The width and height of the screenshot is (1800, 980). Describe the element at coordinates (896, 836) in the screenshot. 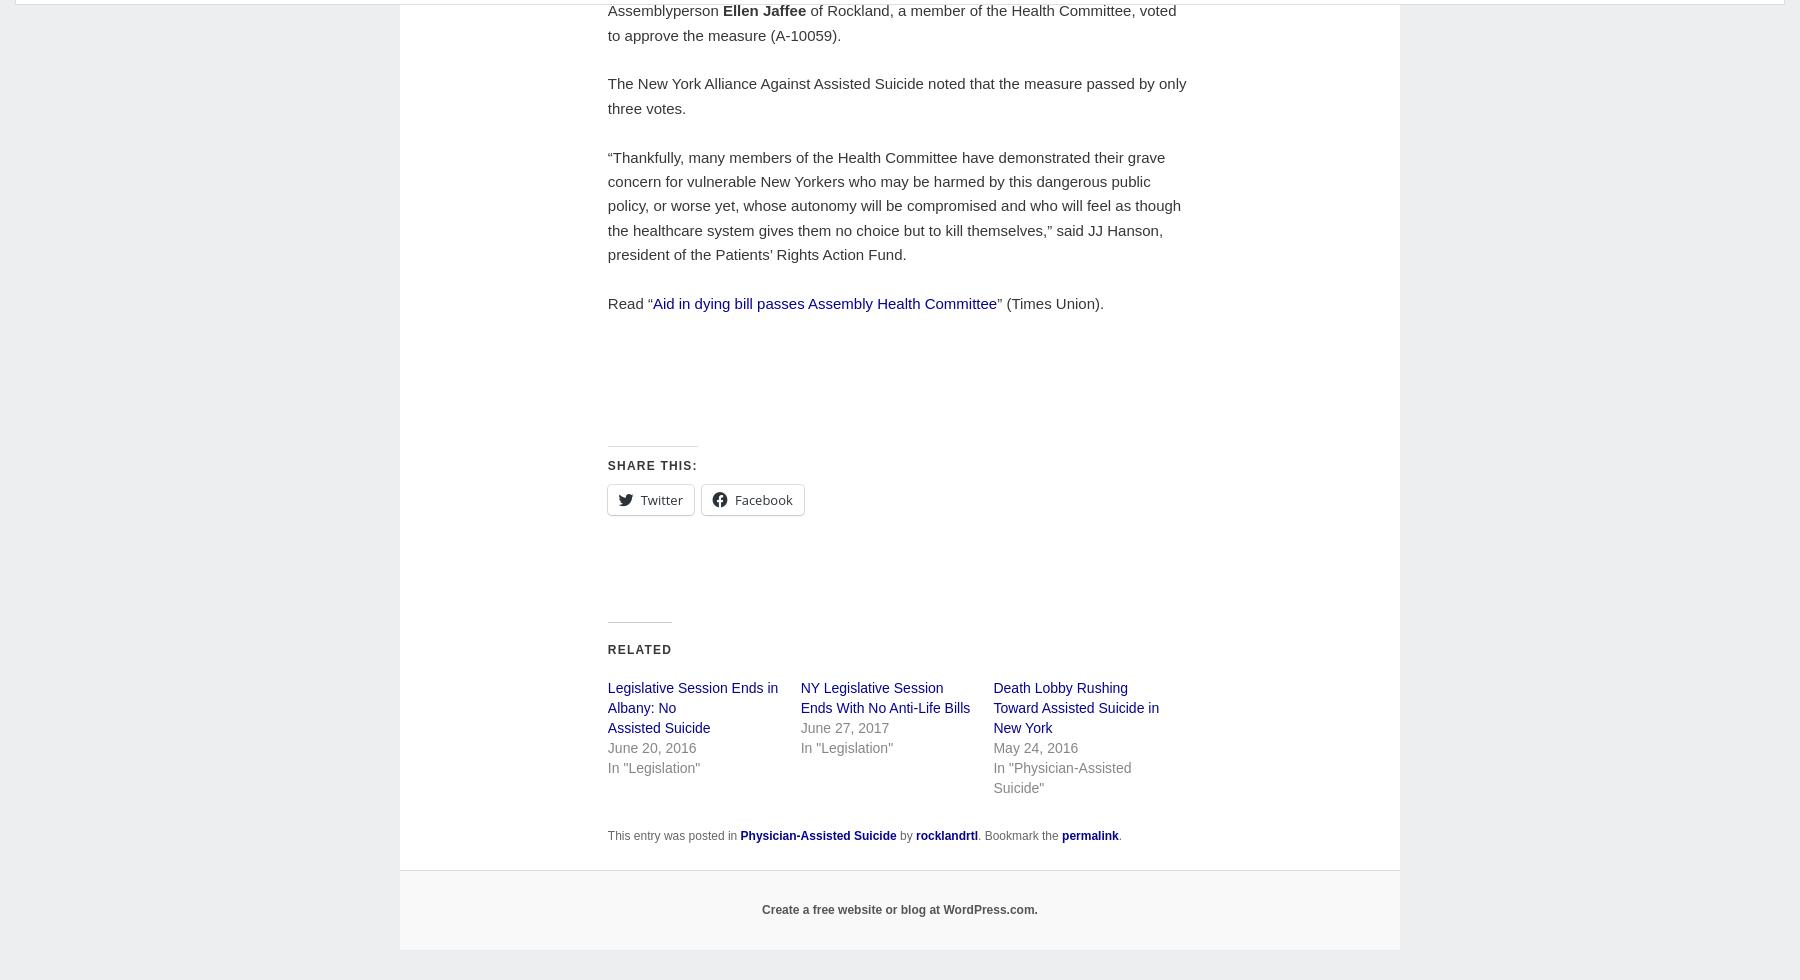

I see `'by'` at that location.